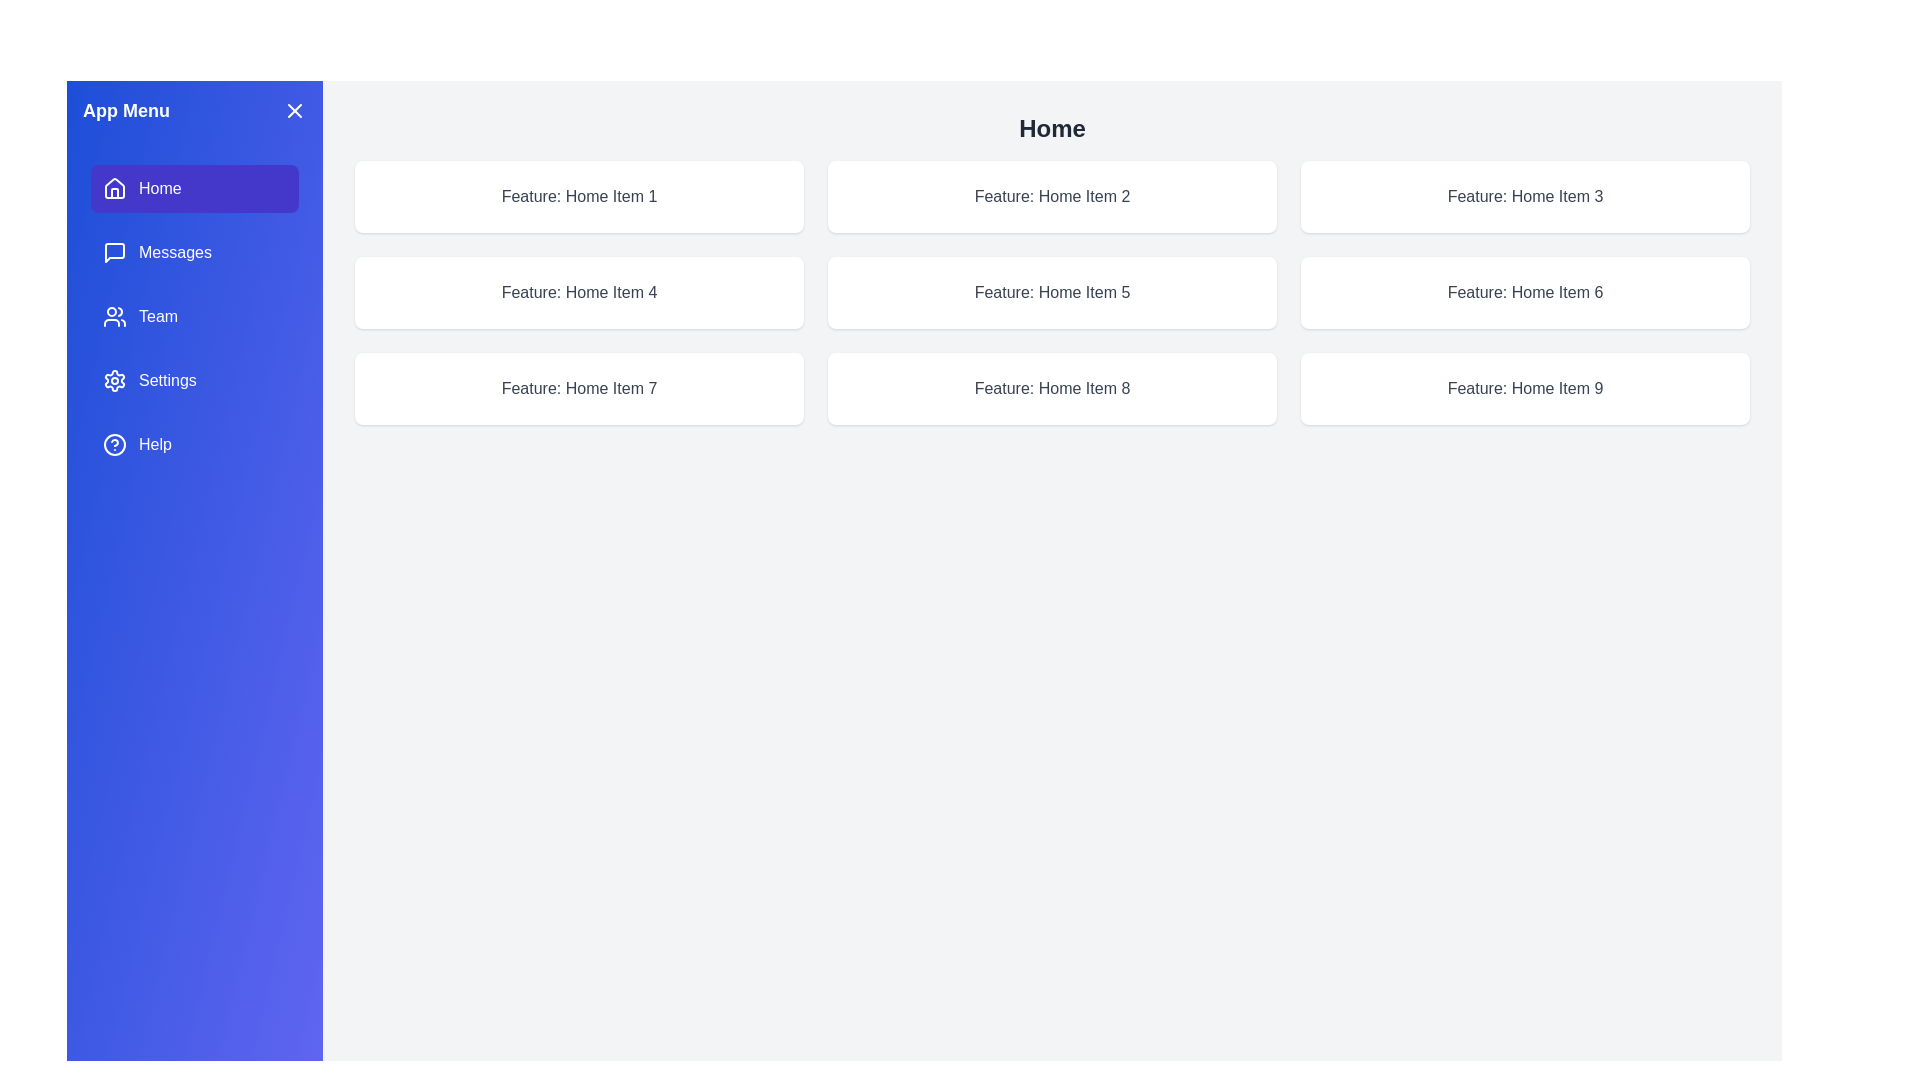  Describe the element at coordinates (195, 381) in the screenshot. I see `the feature Settings from the menu` at that location.